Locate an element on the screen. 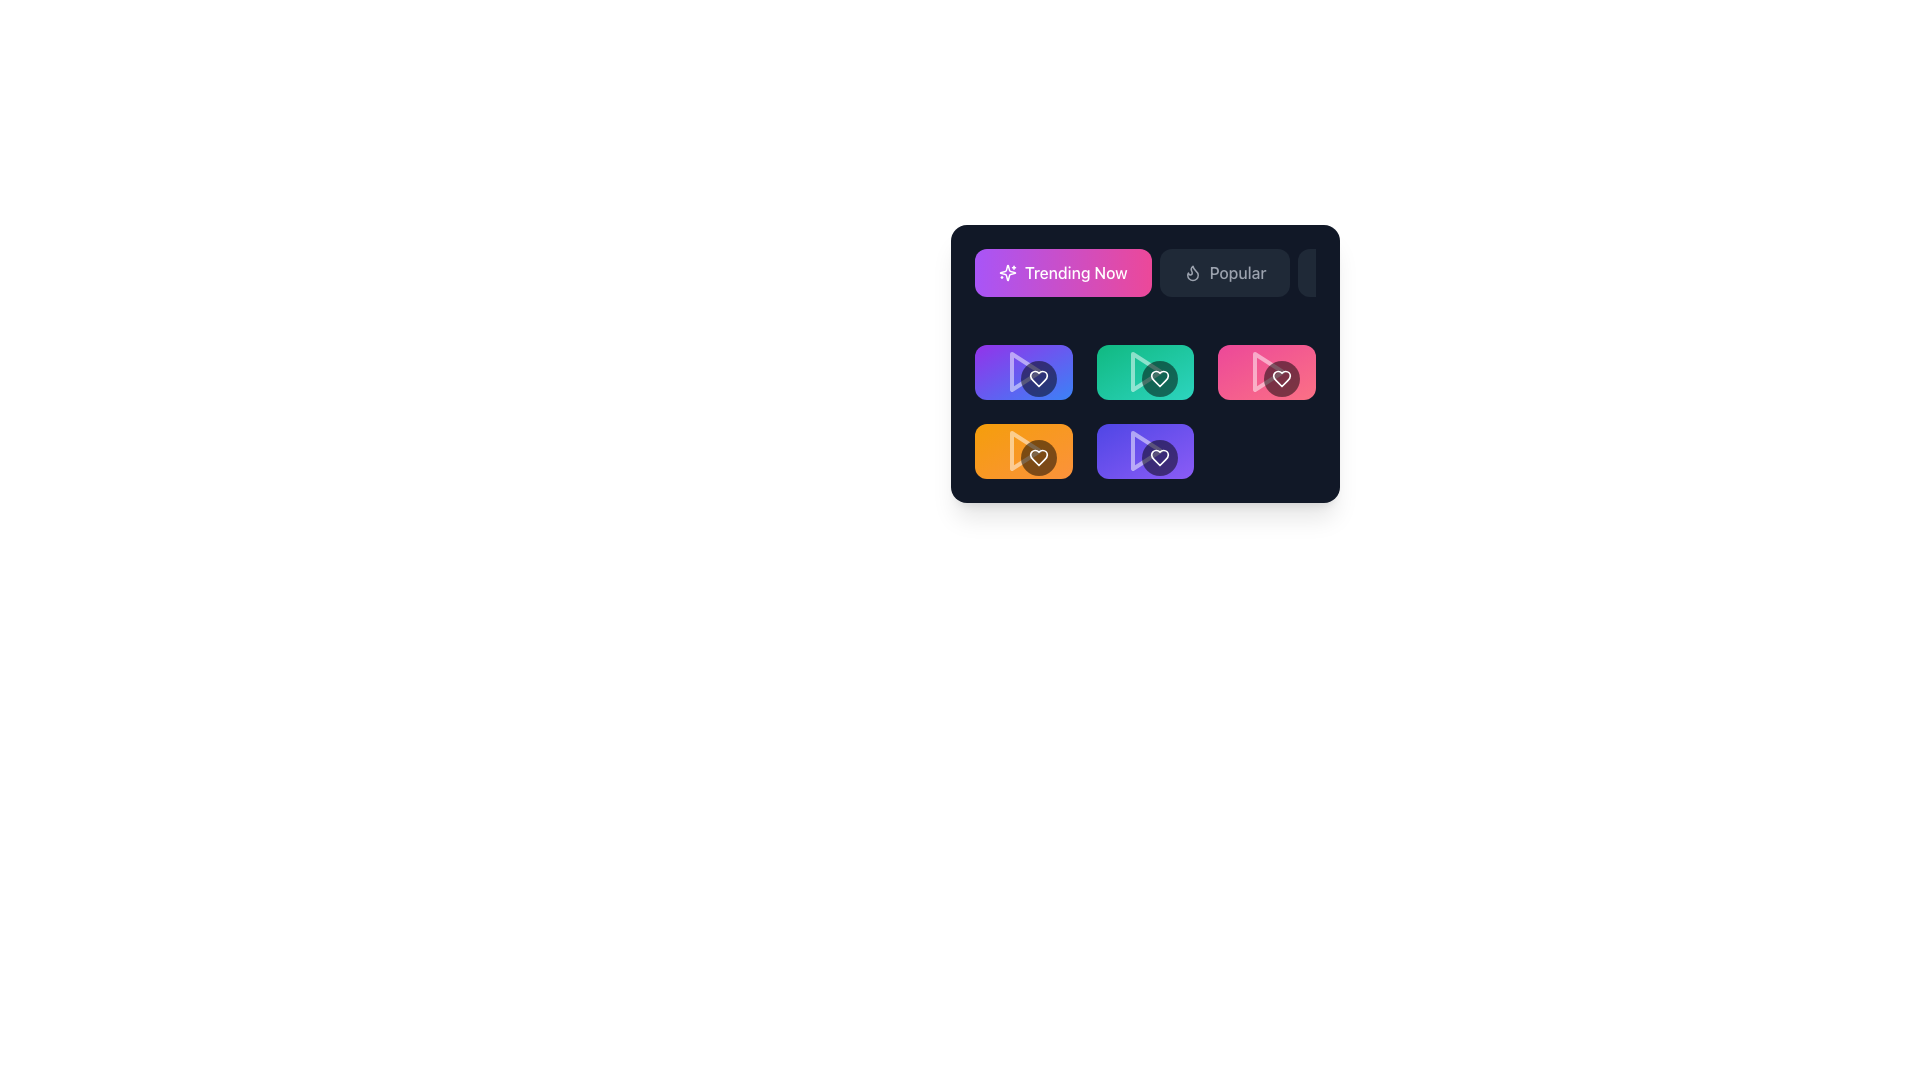  the 'Popular' button, which is the rightmost button in the horizontal button group is located at coordinates (1266, 305).